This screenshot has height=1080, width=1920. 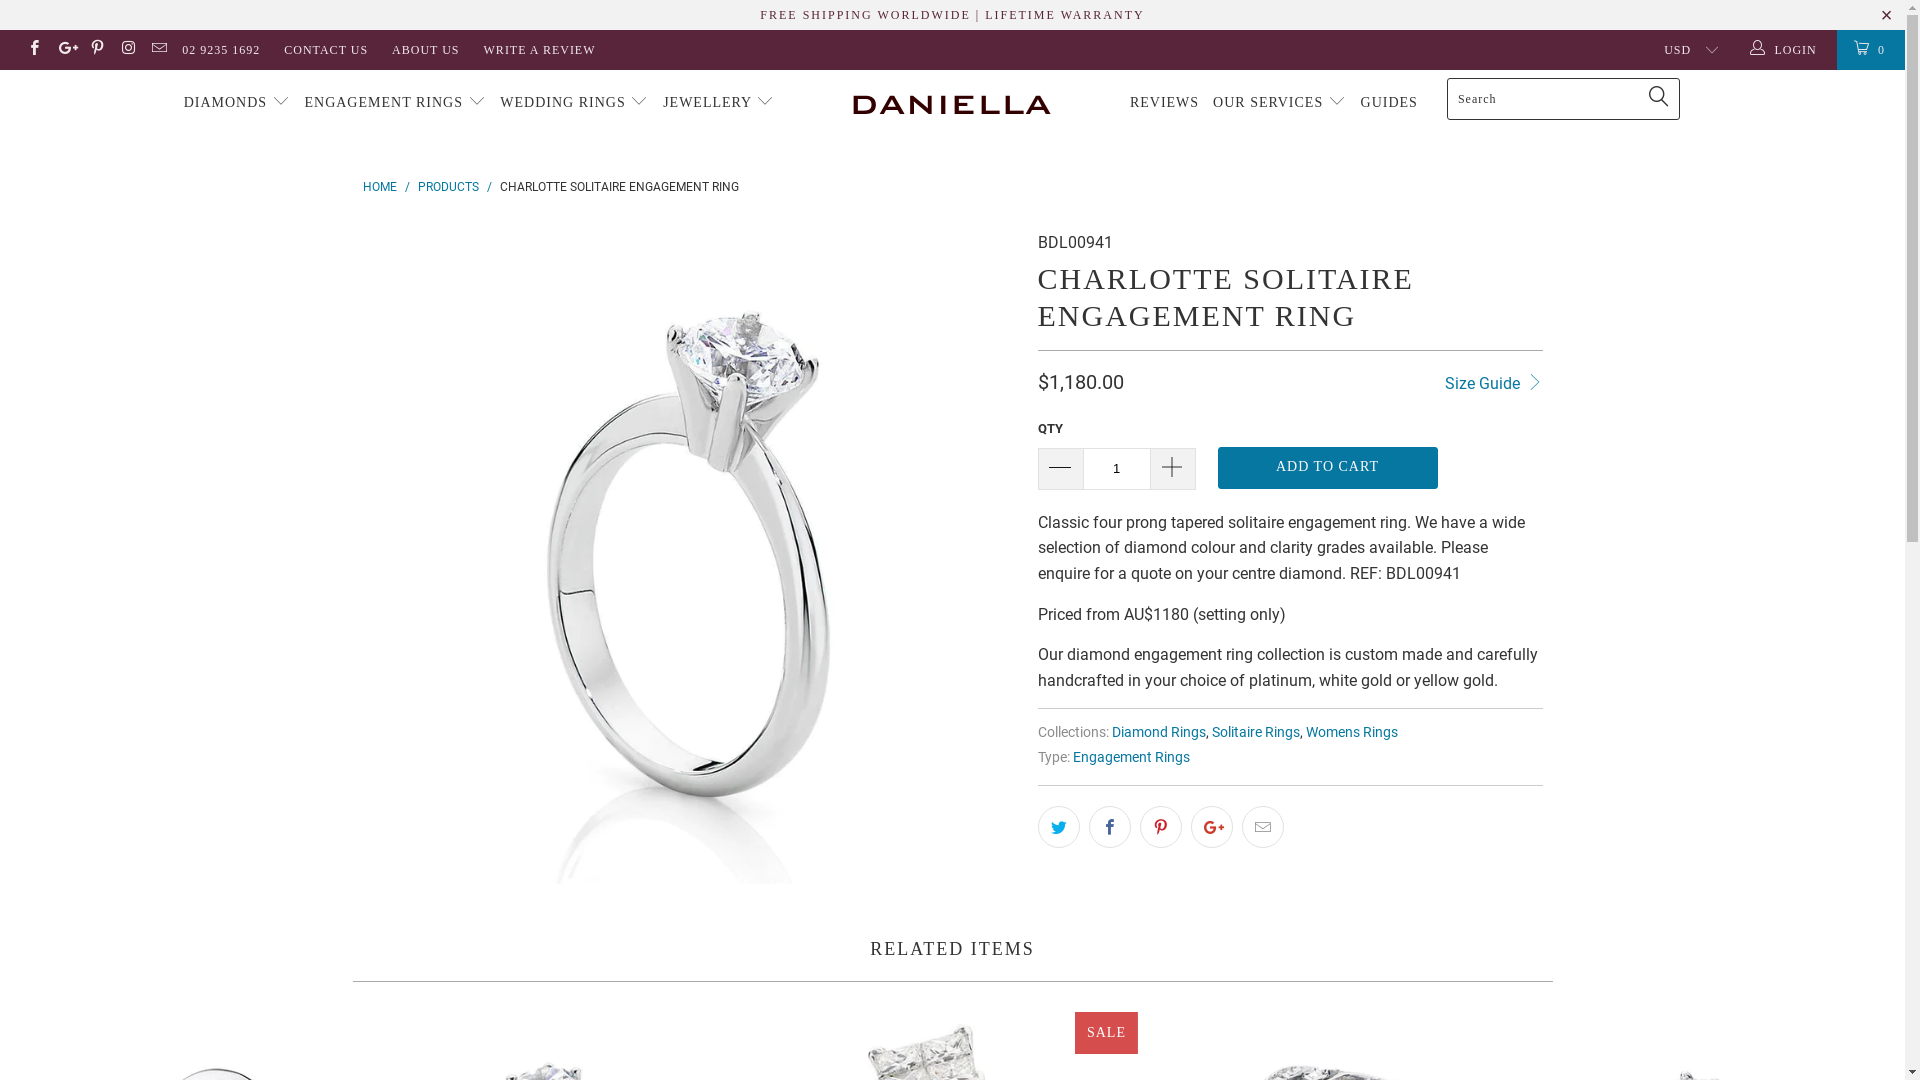 What do you see at coordinates (1255, 732) in the screenshot?
I see `'Solitaire Rings'` at bounding box center [1255, 732].